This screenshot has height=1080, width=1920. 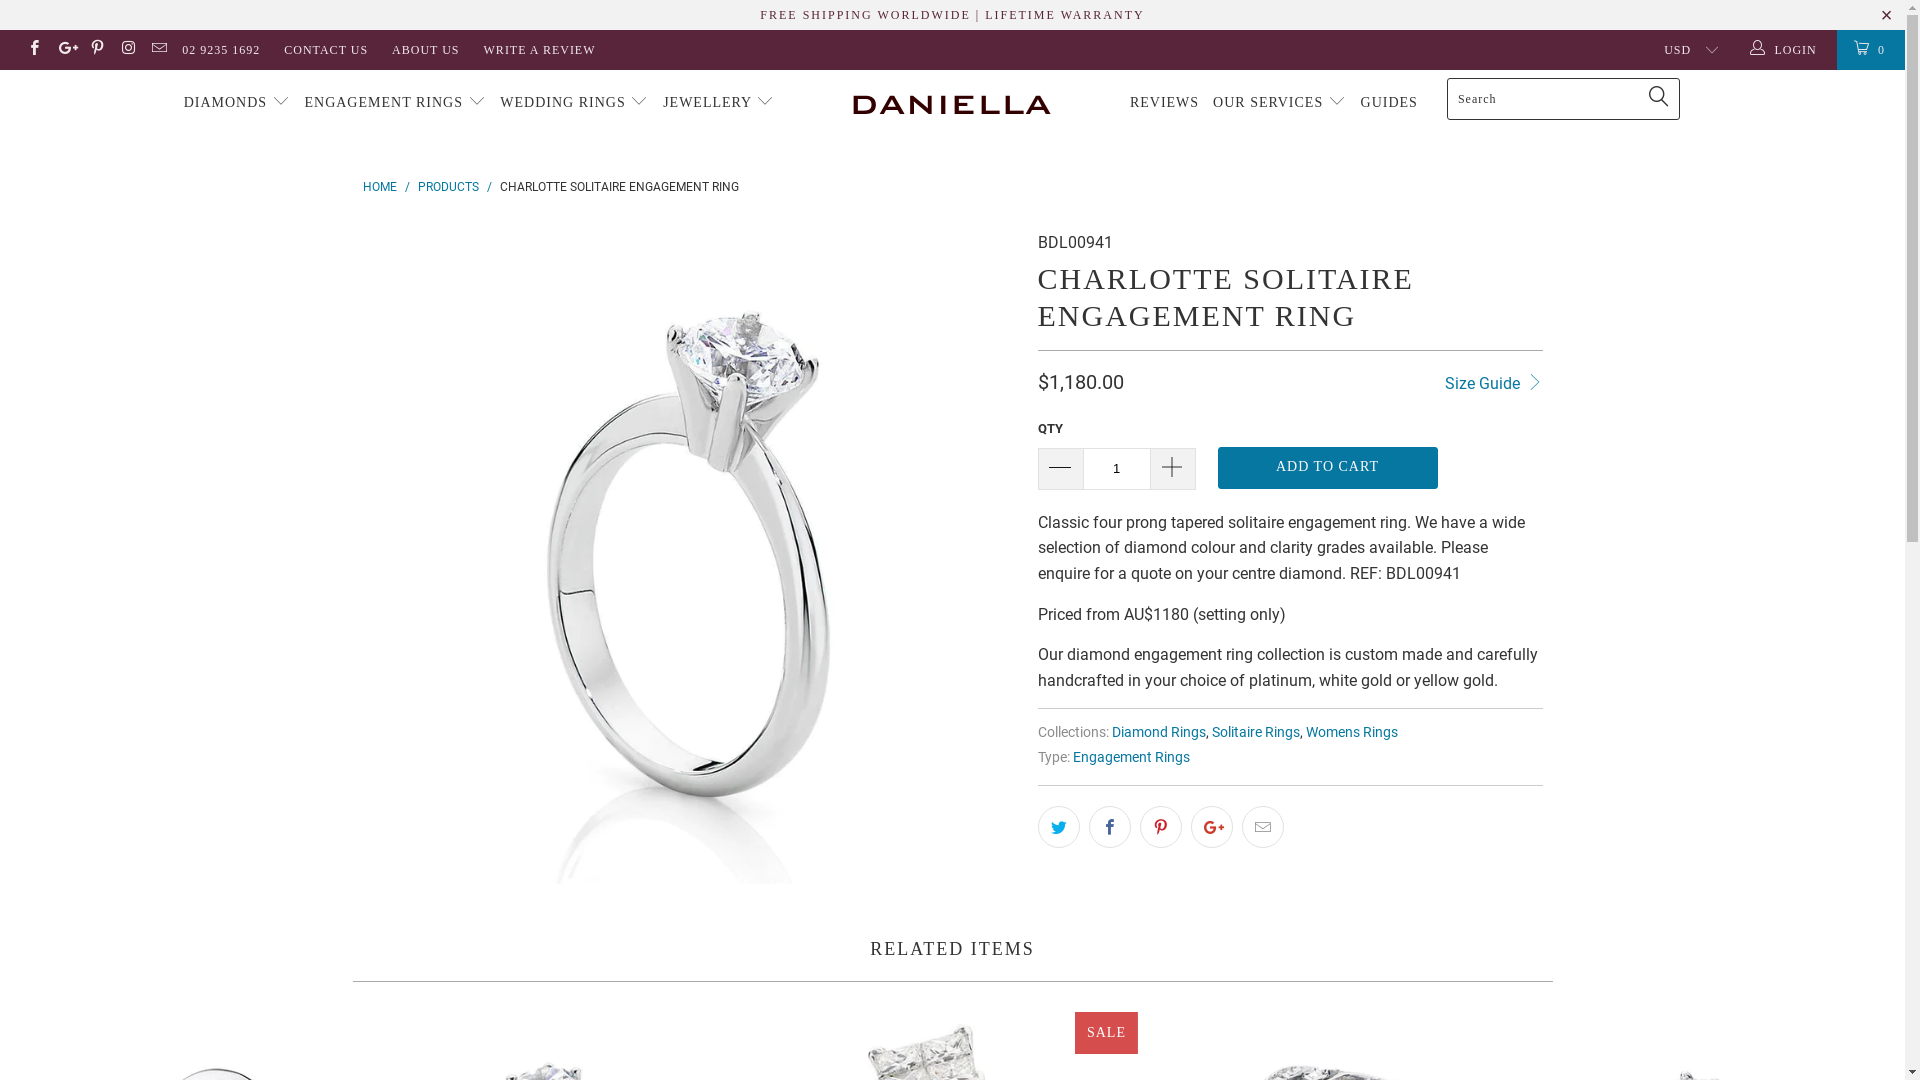 What do you see at coordinates (1255, 732) in the screenshot?
I see `'Solitaire Rings'` at bounding box center [1255, 732].